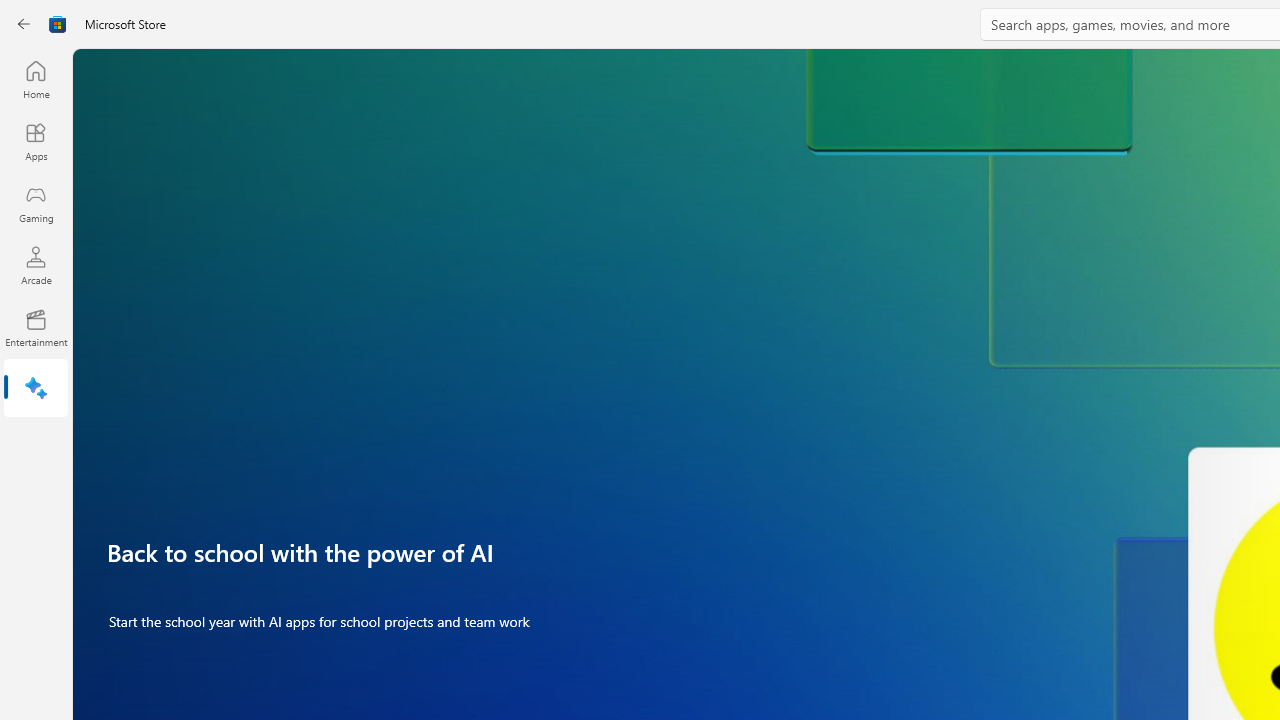  Describe the element at coordinates (24, 24) in the screenshot. I see `'Back'` at that location.